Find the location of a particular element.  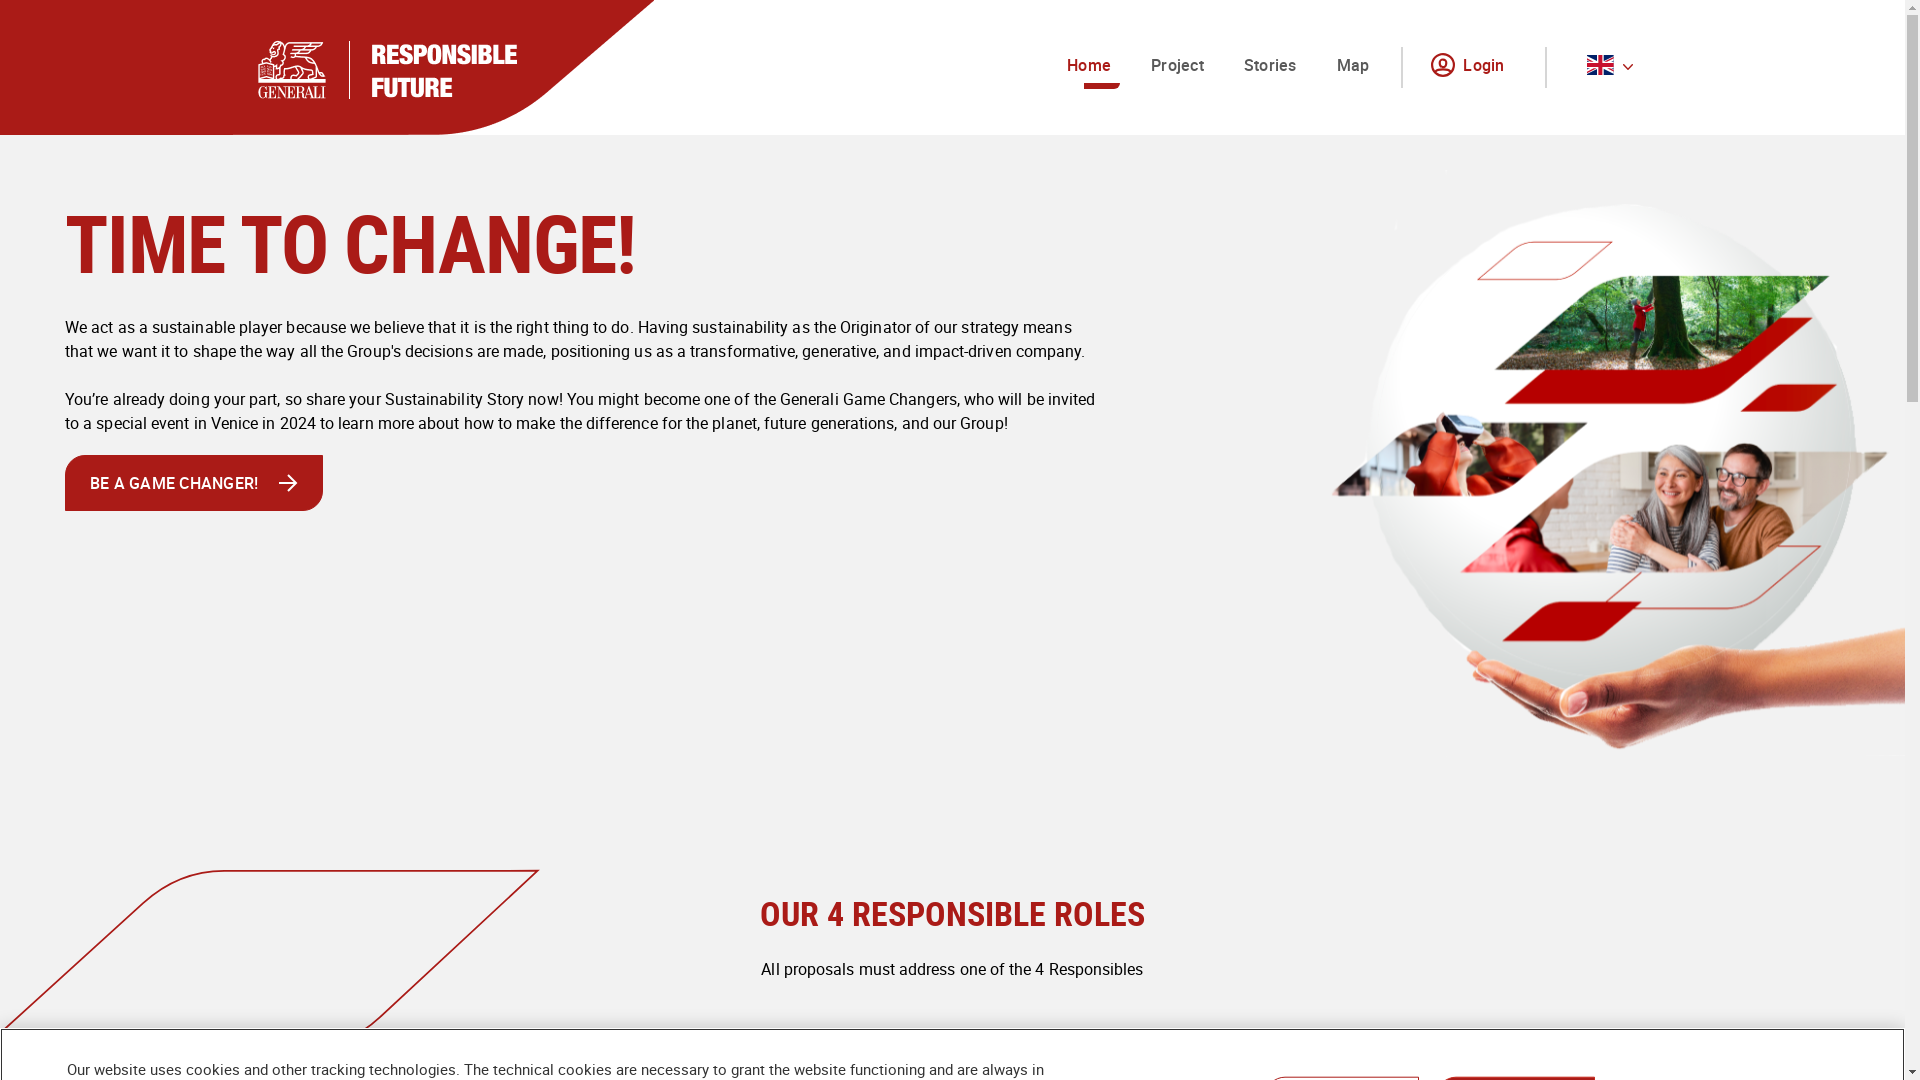

'Stories' is located at coordinates (1269, 66).